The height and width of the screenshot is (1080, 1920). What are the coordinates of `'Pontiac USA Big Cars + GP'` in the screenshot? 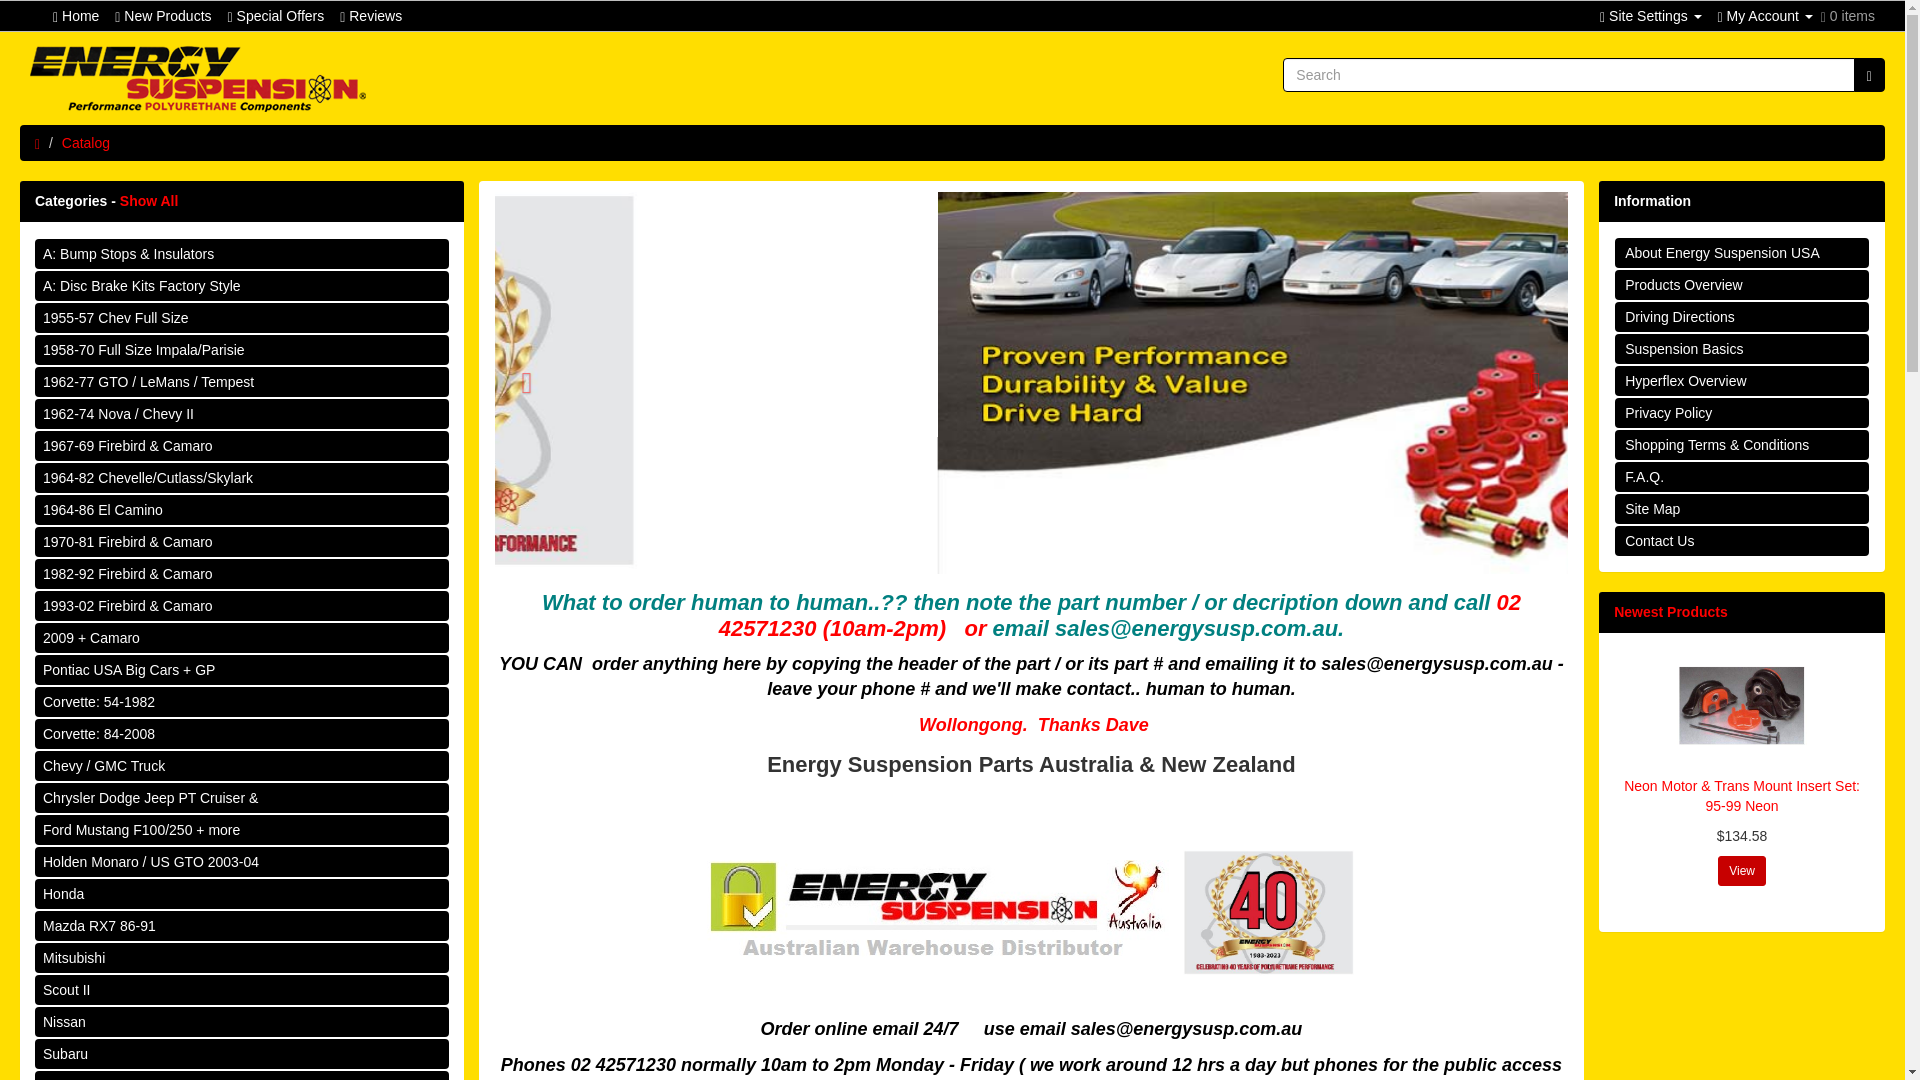 It's located at (240, 670).